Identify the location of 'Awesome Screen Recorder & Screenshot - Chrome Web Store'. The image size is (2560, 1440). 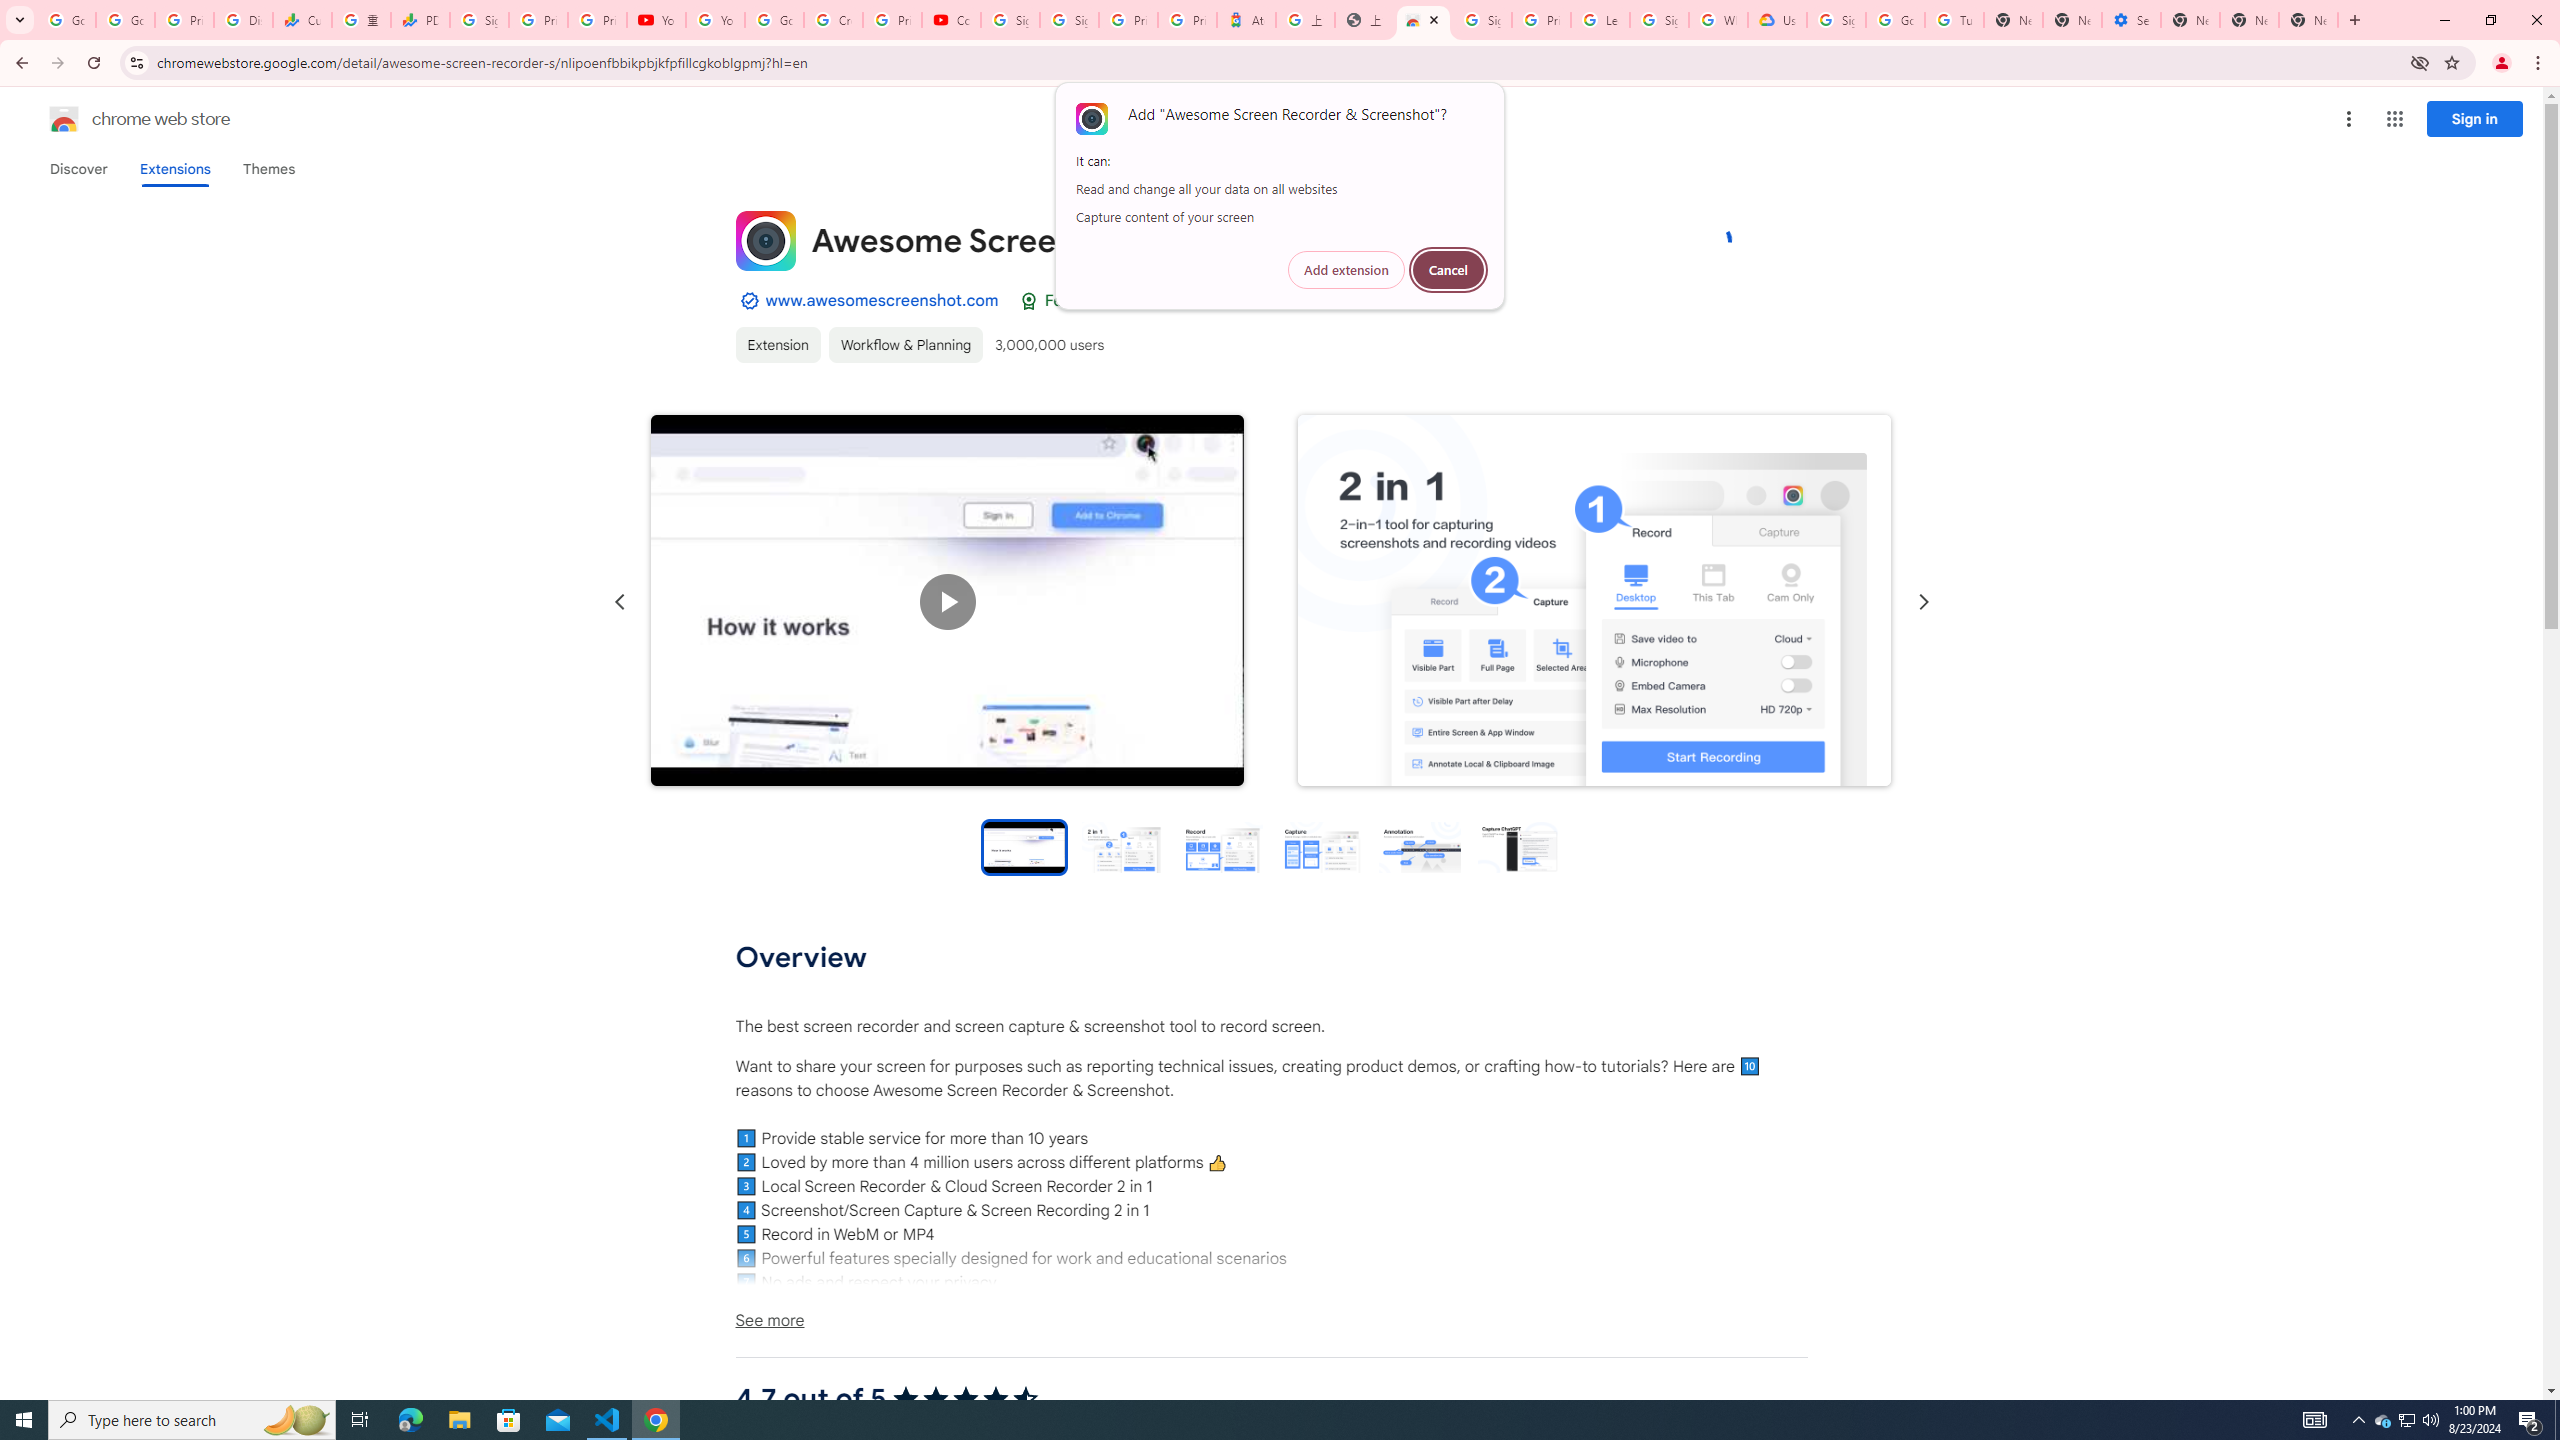
(1422, 19).